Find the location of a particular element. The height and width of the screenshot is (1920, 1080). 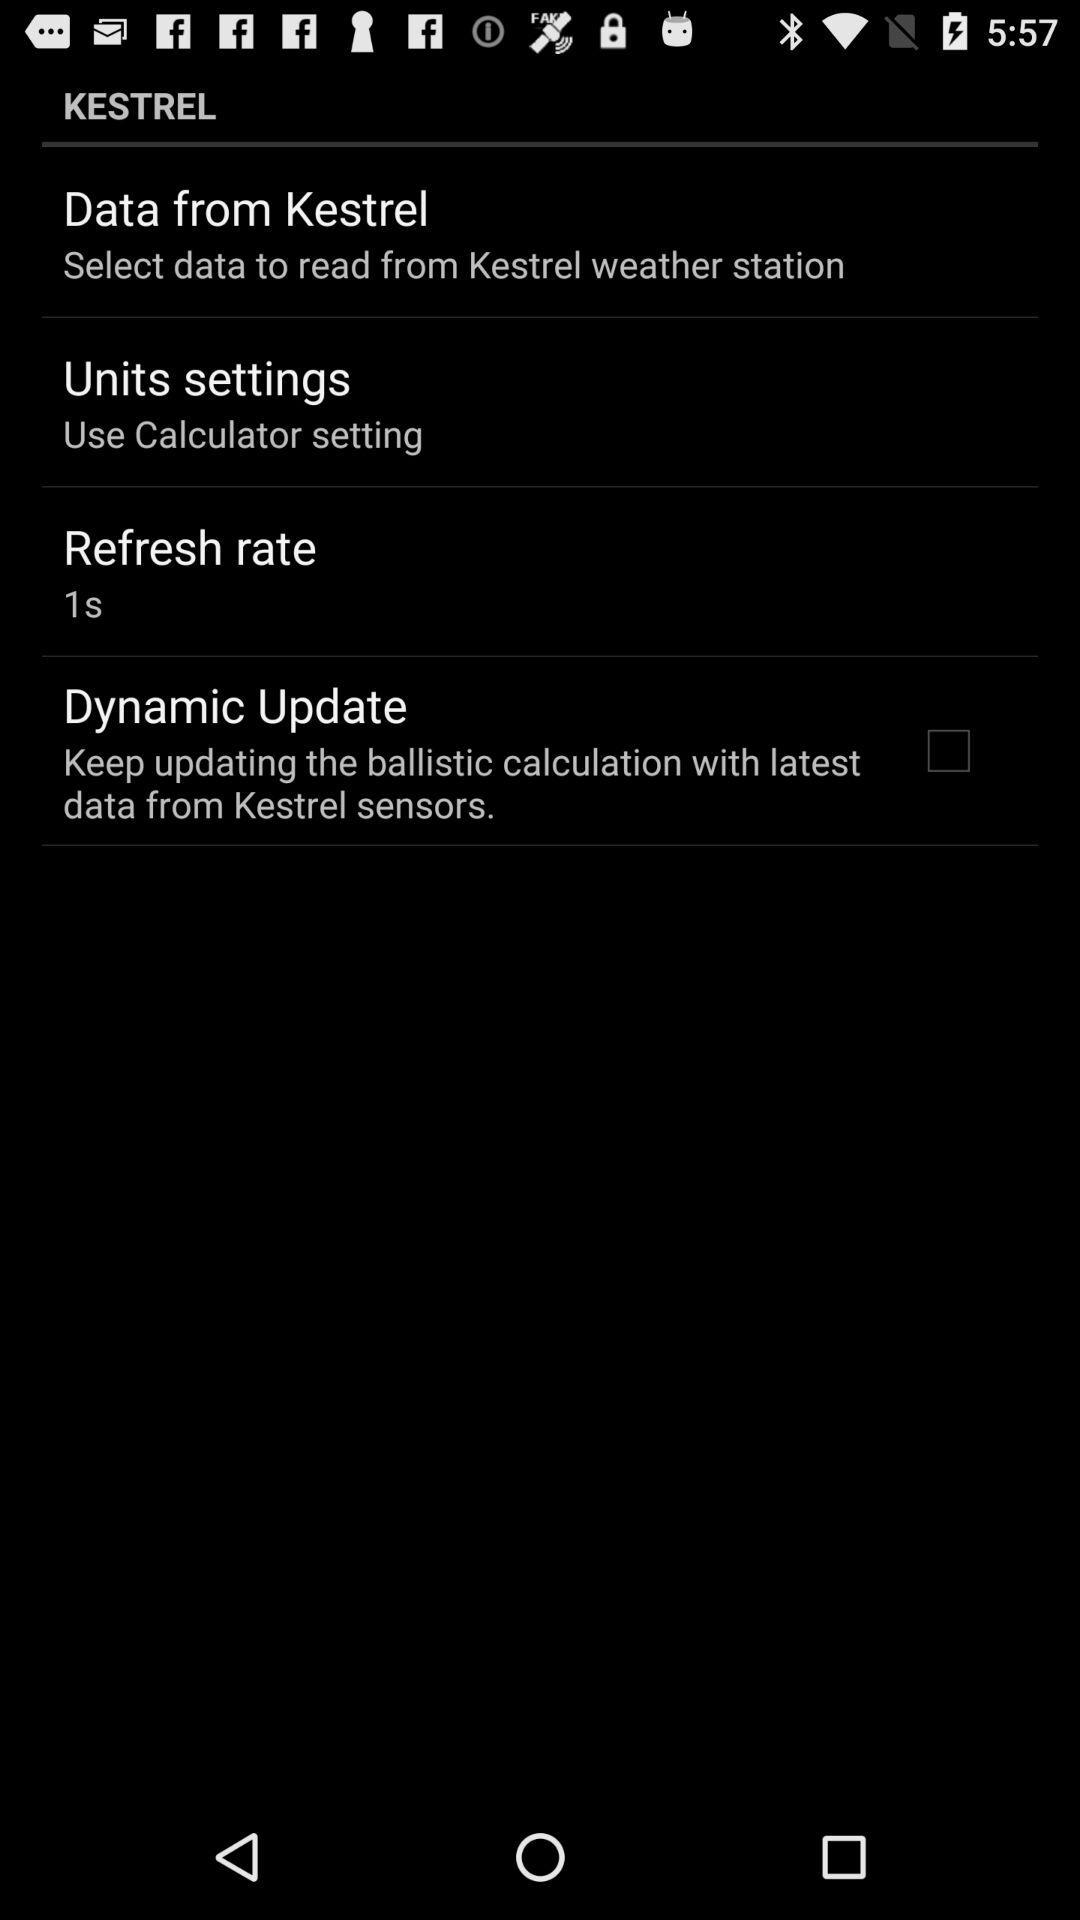

use calculator setting is located at coordinates (242, 432).